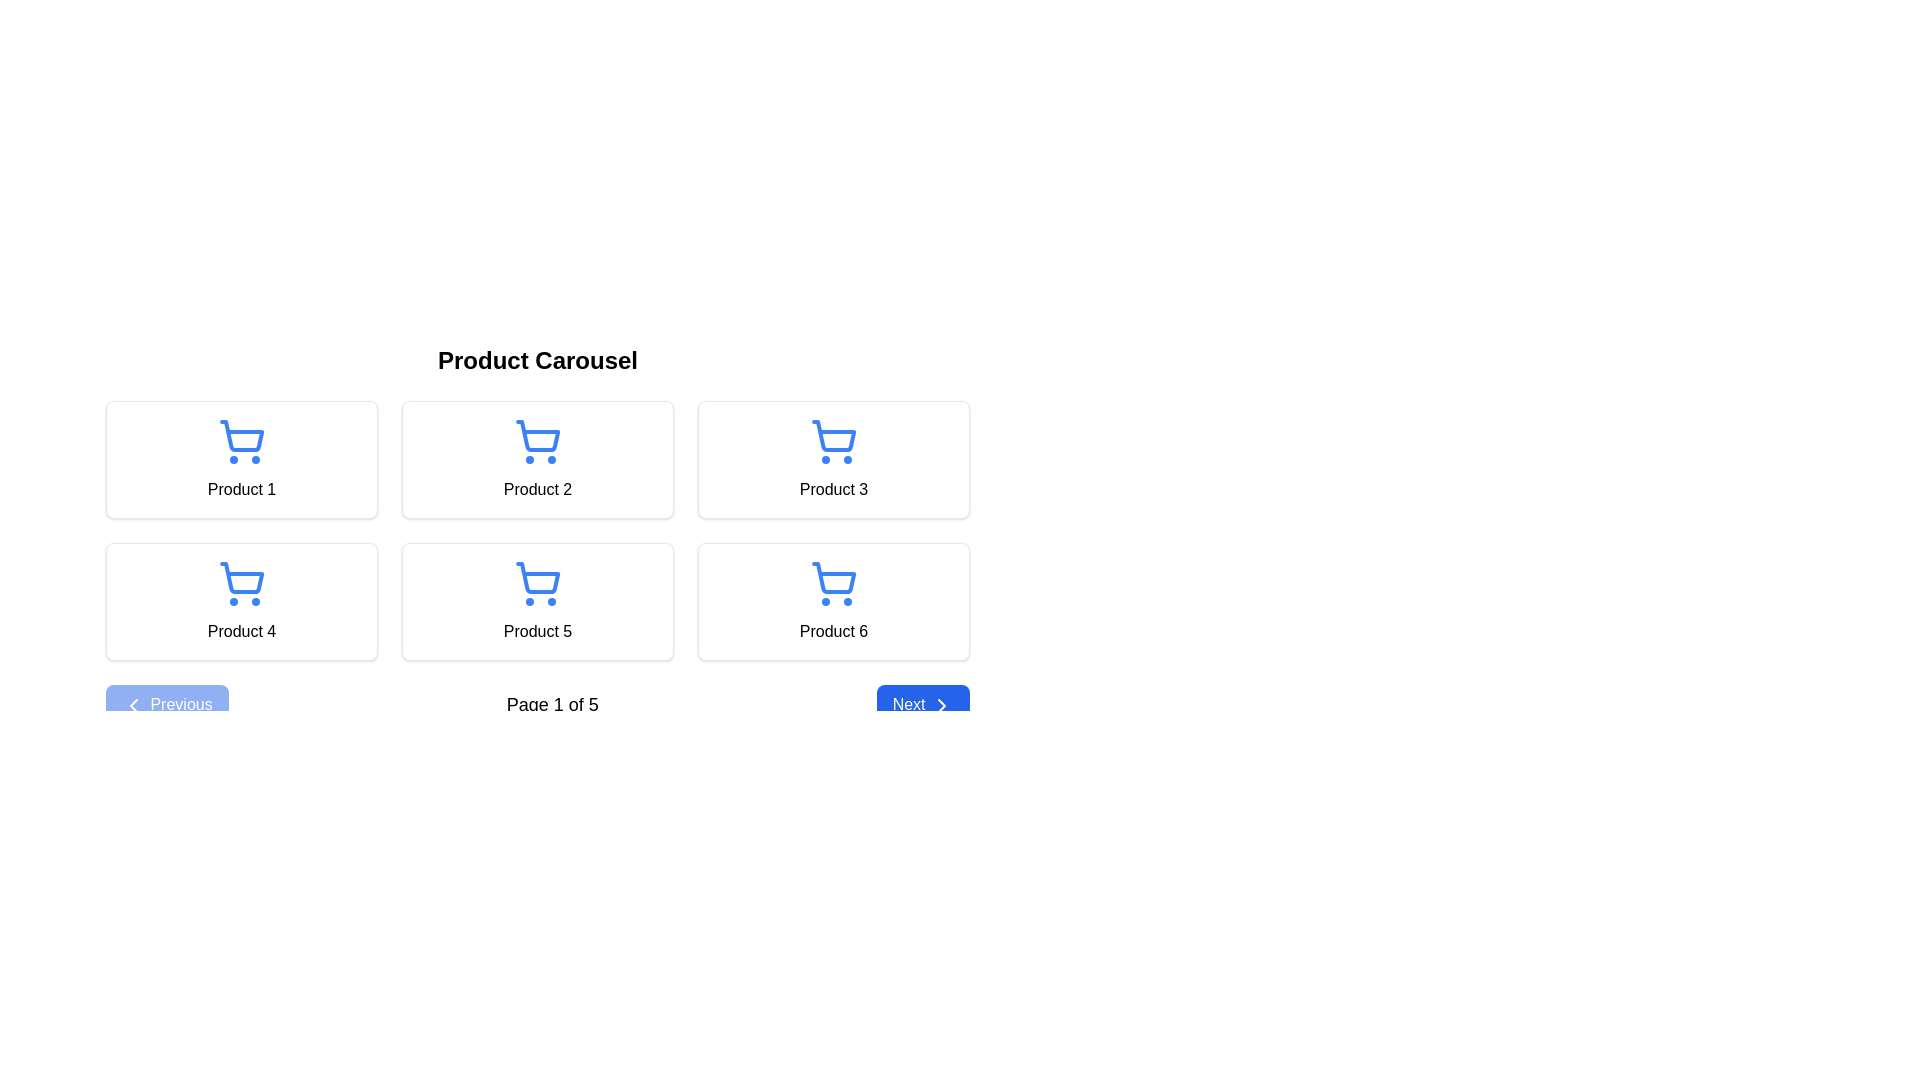  I want to click on the forward navigation icon located within the 'Next' button at the bottom-right corner of the interface, so click(940, 704).